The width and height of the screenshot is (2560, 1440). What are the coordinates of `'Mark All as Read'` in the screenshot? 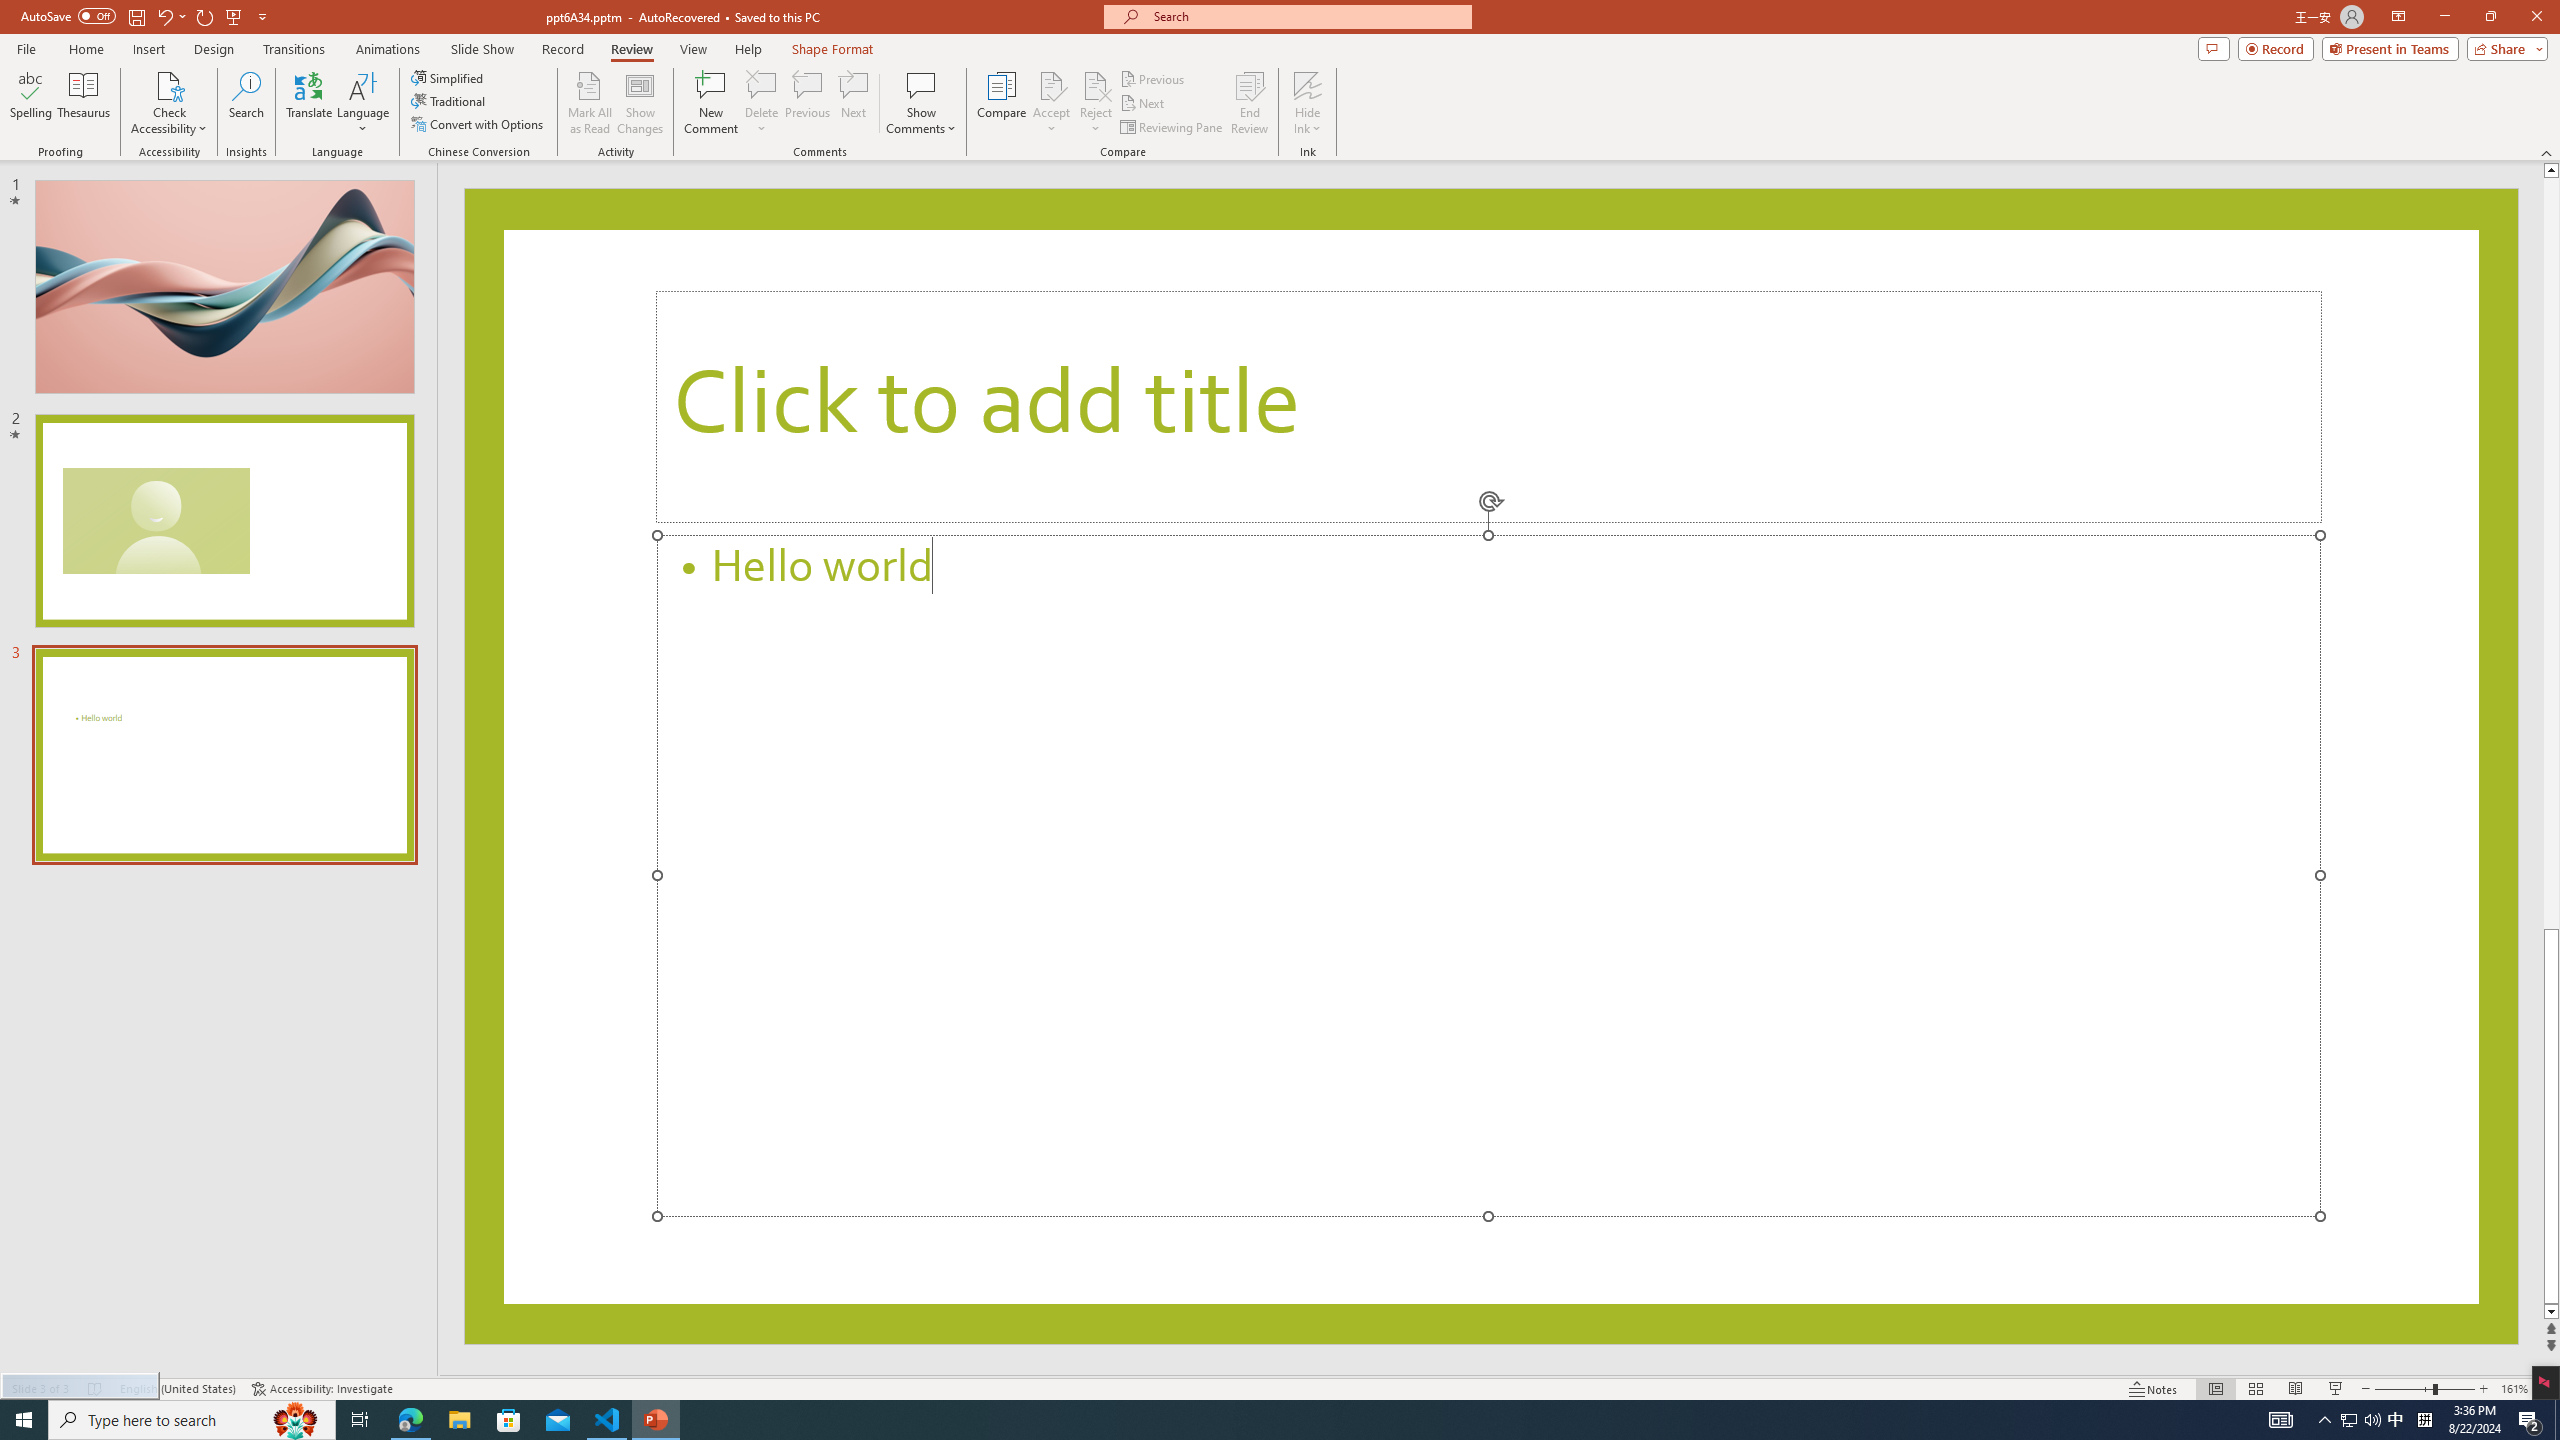 It's located at (590, 103).